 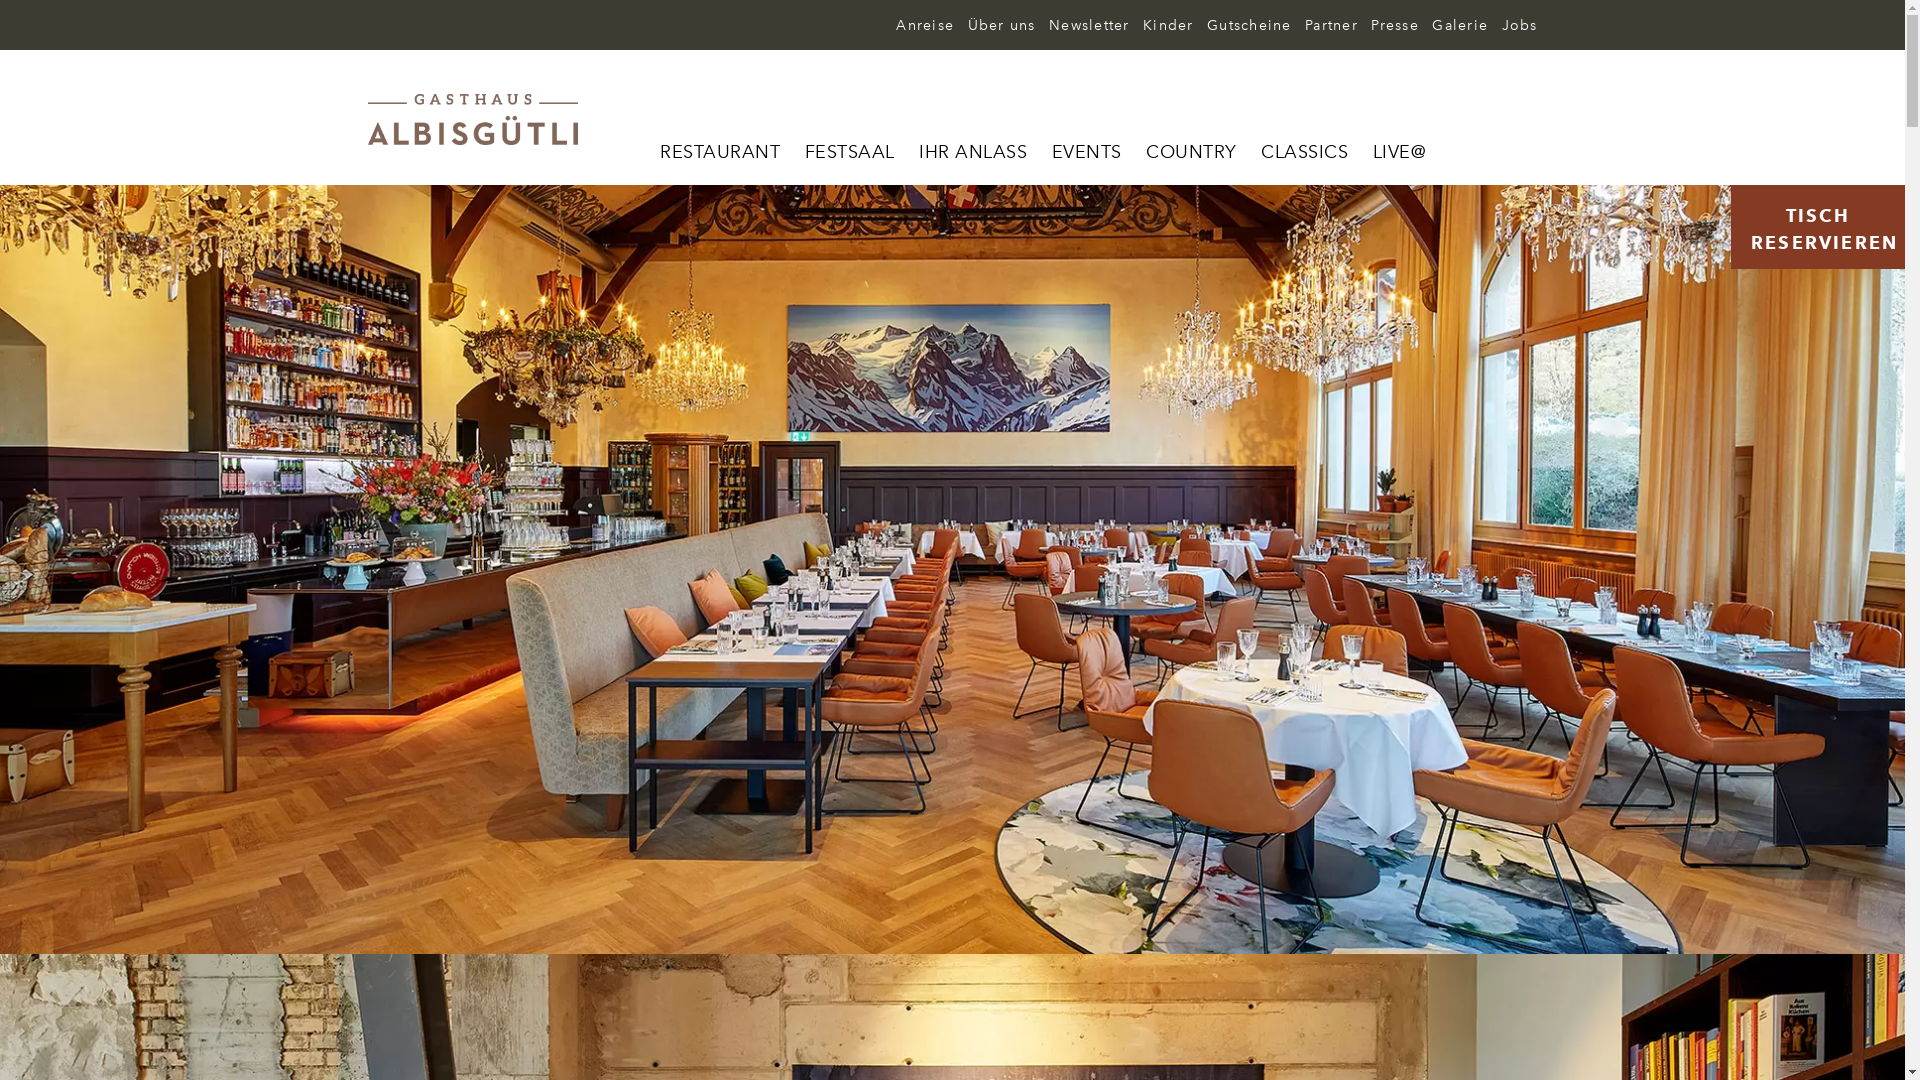 I want to click on 'Presse', so click(x=1389, y=26).